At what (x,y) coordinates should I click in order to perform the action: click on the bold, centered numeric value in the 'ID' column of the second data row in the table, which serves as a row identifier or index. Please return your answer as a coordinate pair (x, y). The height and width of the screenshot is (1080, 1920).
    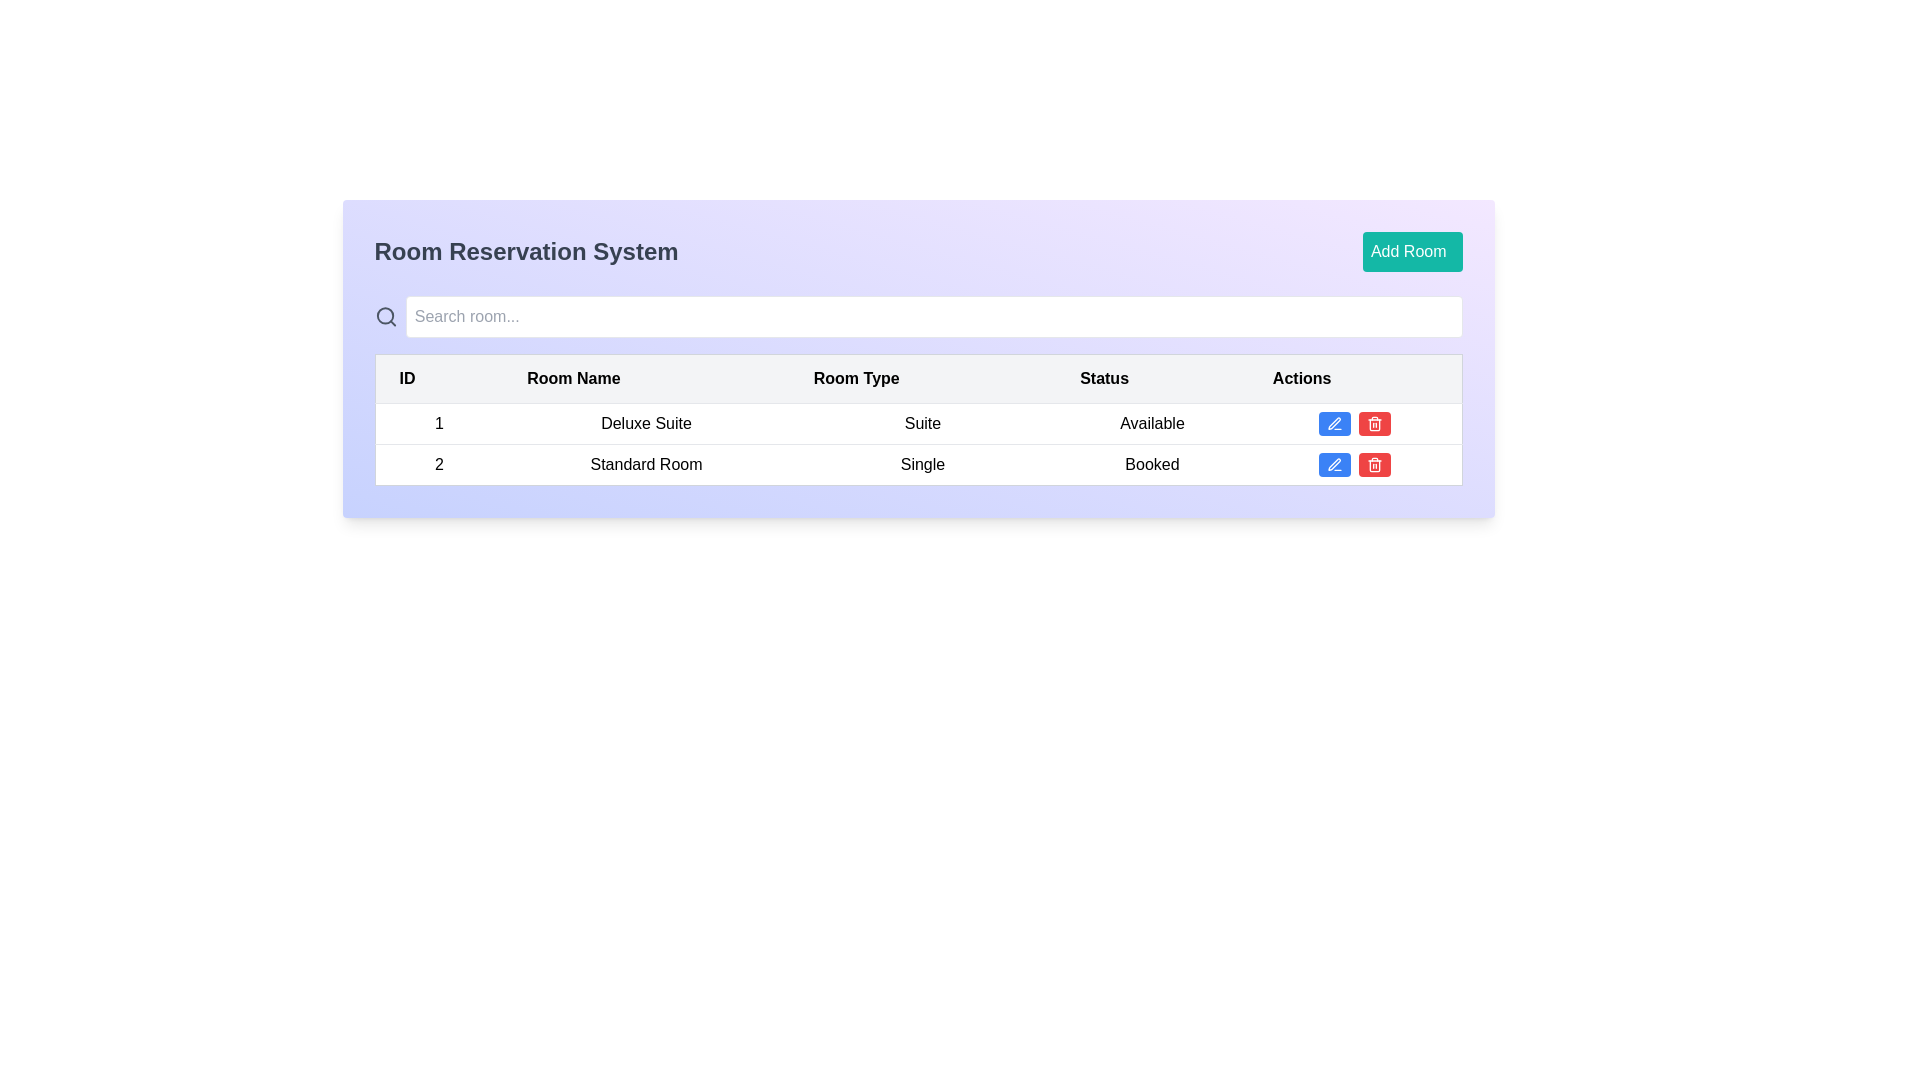
    Looking at the image, I should click on (438, 465).